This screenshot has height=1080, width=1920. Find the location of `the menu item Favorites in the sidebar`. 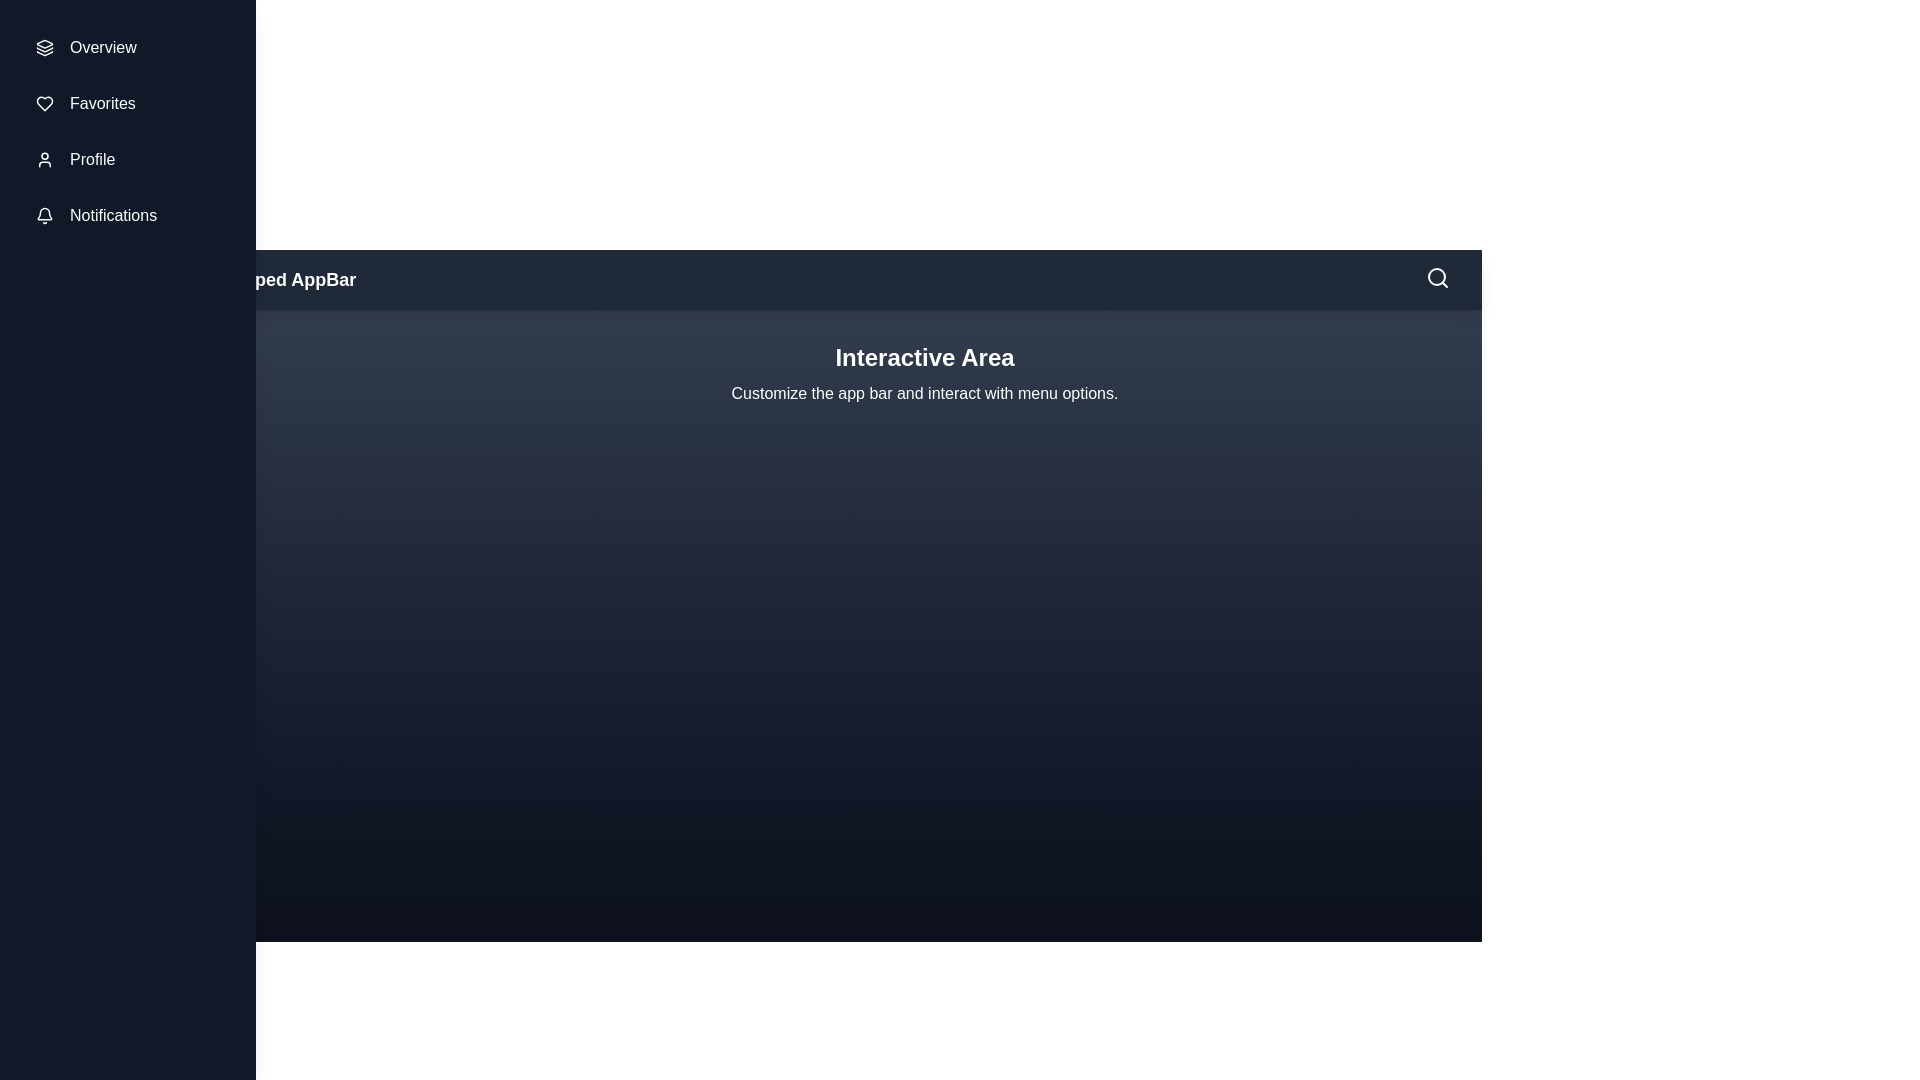

the menu item Favorites in the sidebar is located at coordinates (127, 104).